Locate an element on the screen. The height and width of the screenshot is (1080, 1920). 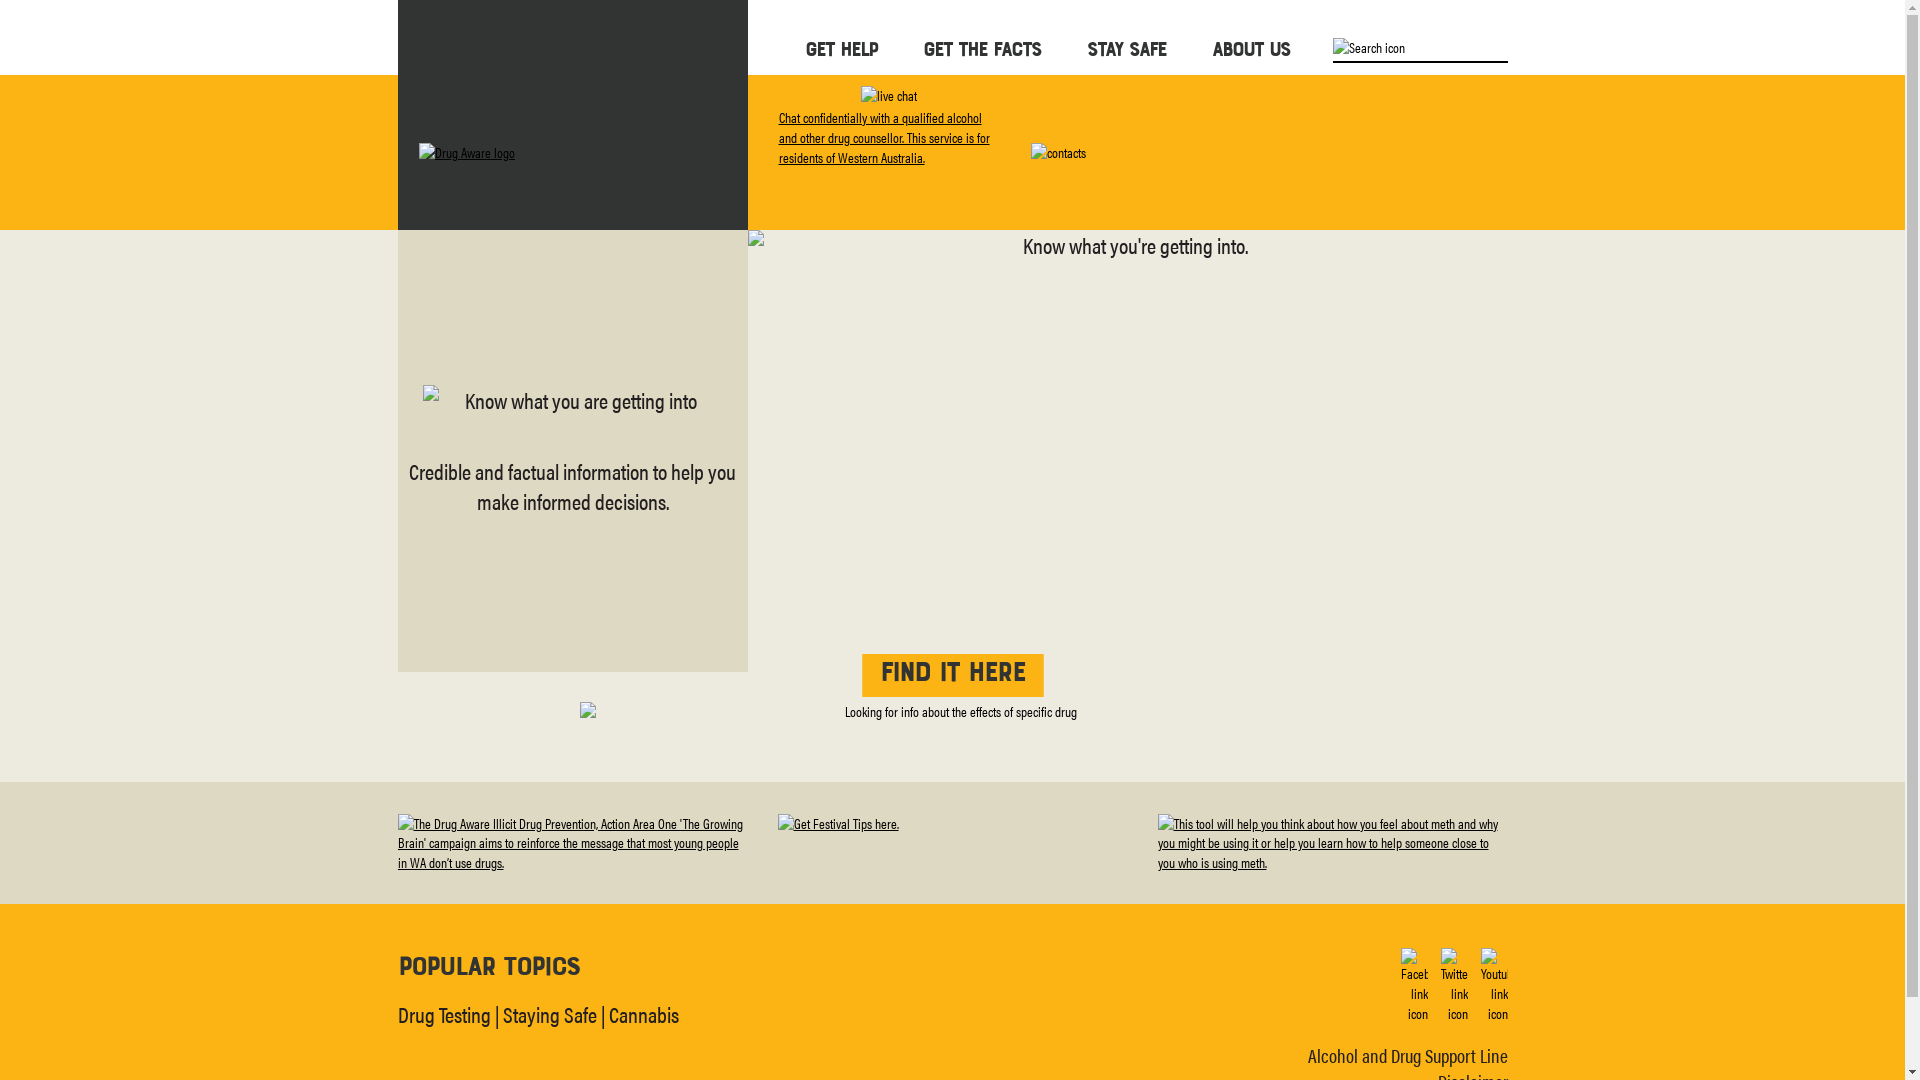
'STAY SAFE' is located at coordinates (1084, 47).